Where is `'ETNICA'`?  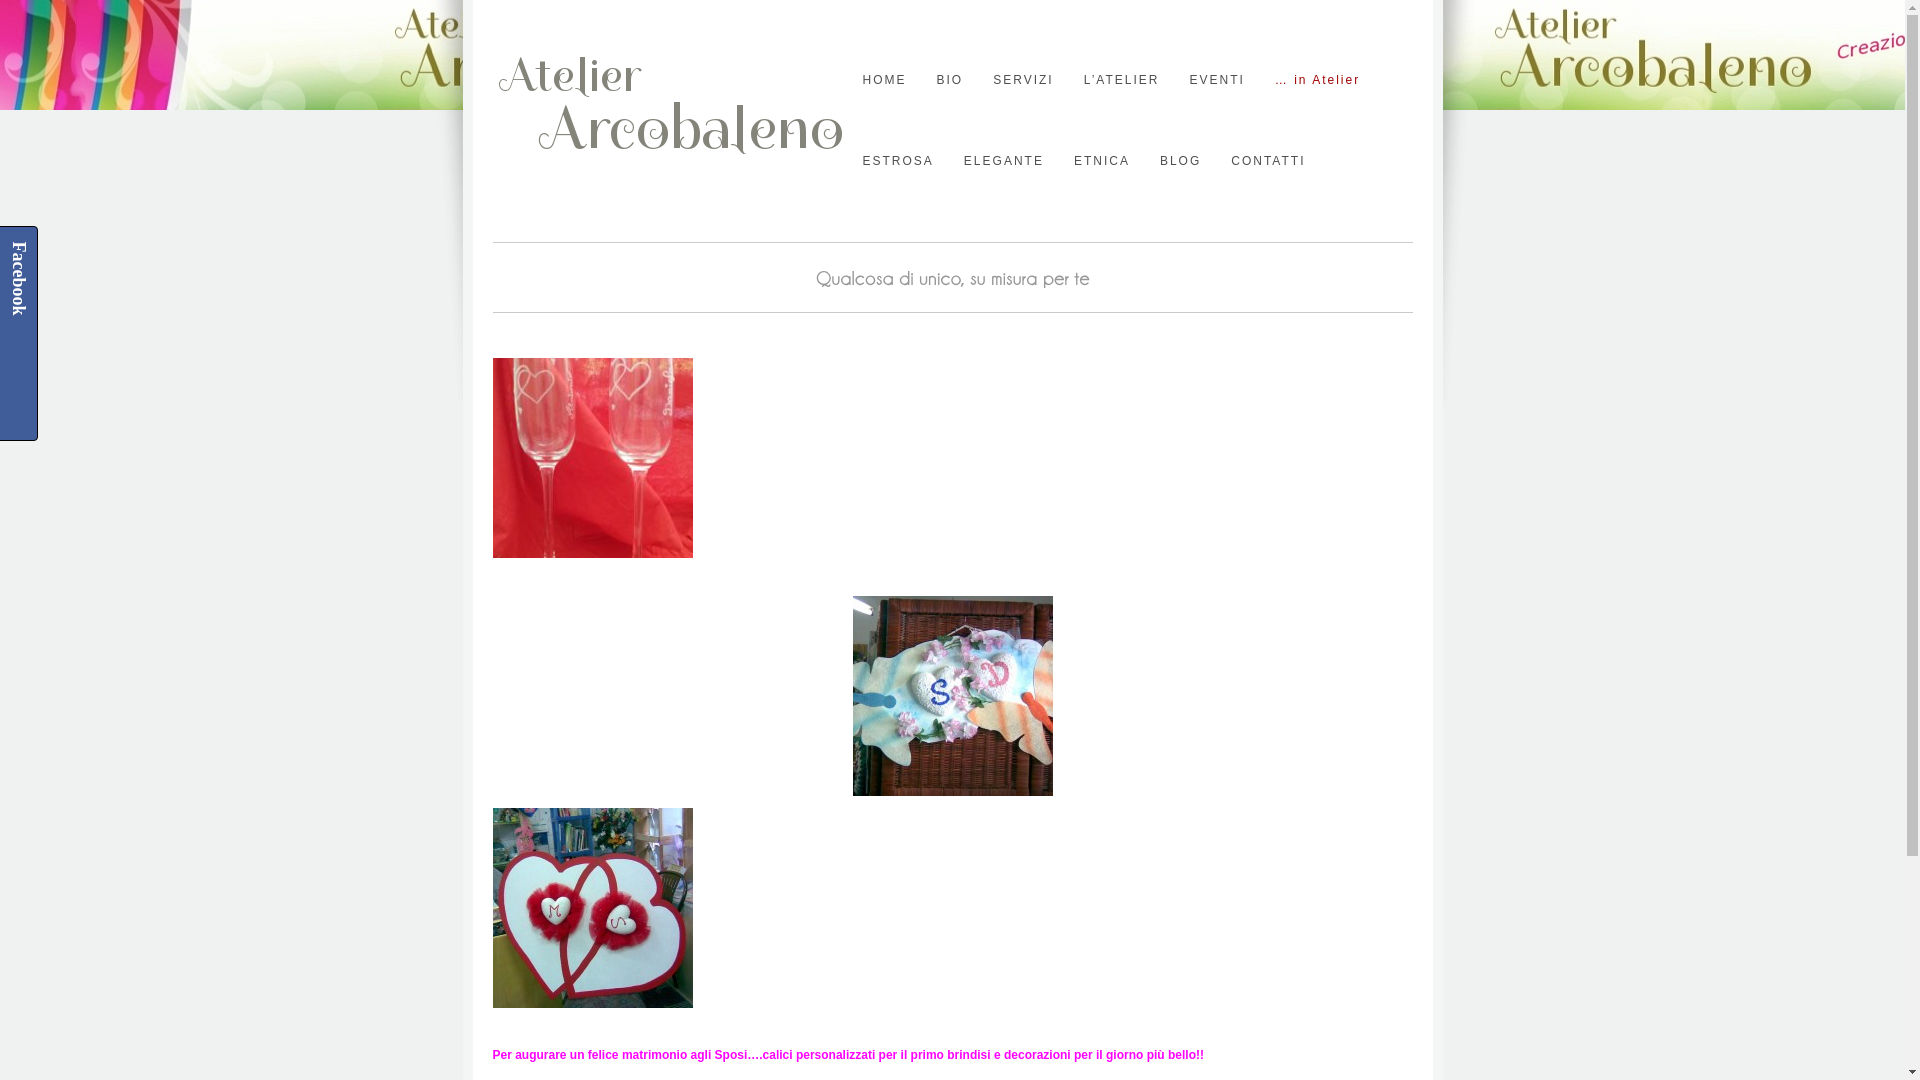
'ETNICA' is located at coordinates (1101, 160).